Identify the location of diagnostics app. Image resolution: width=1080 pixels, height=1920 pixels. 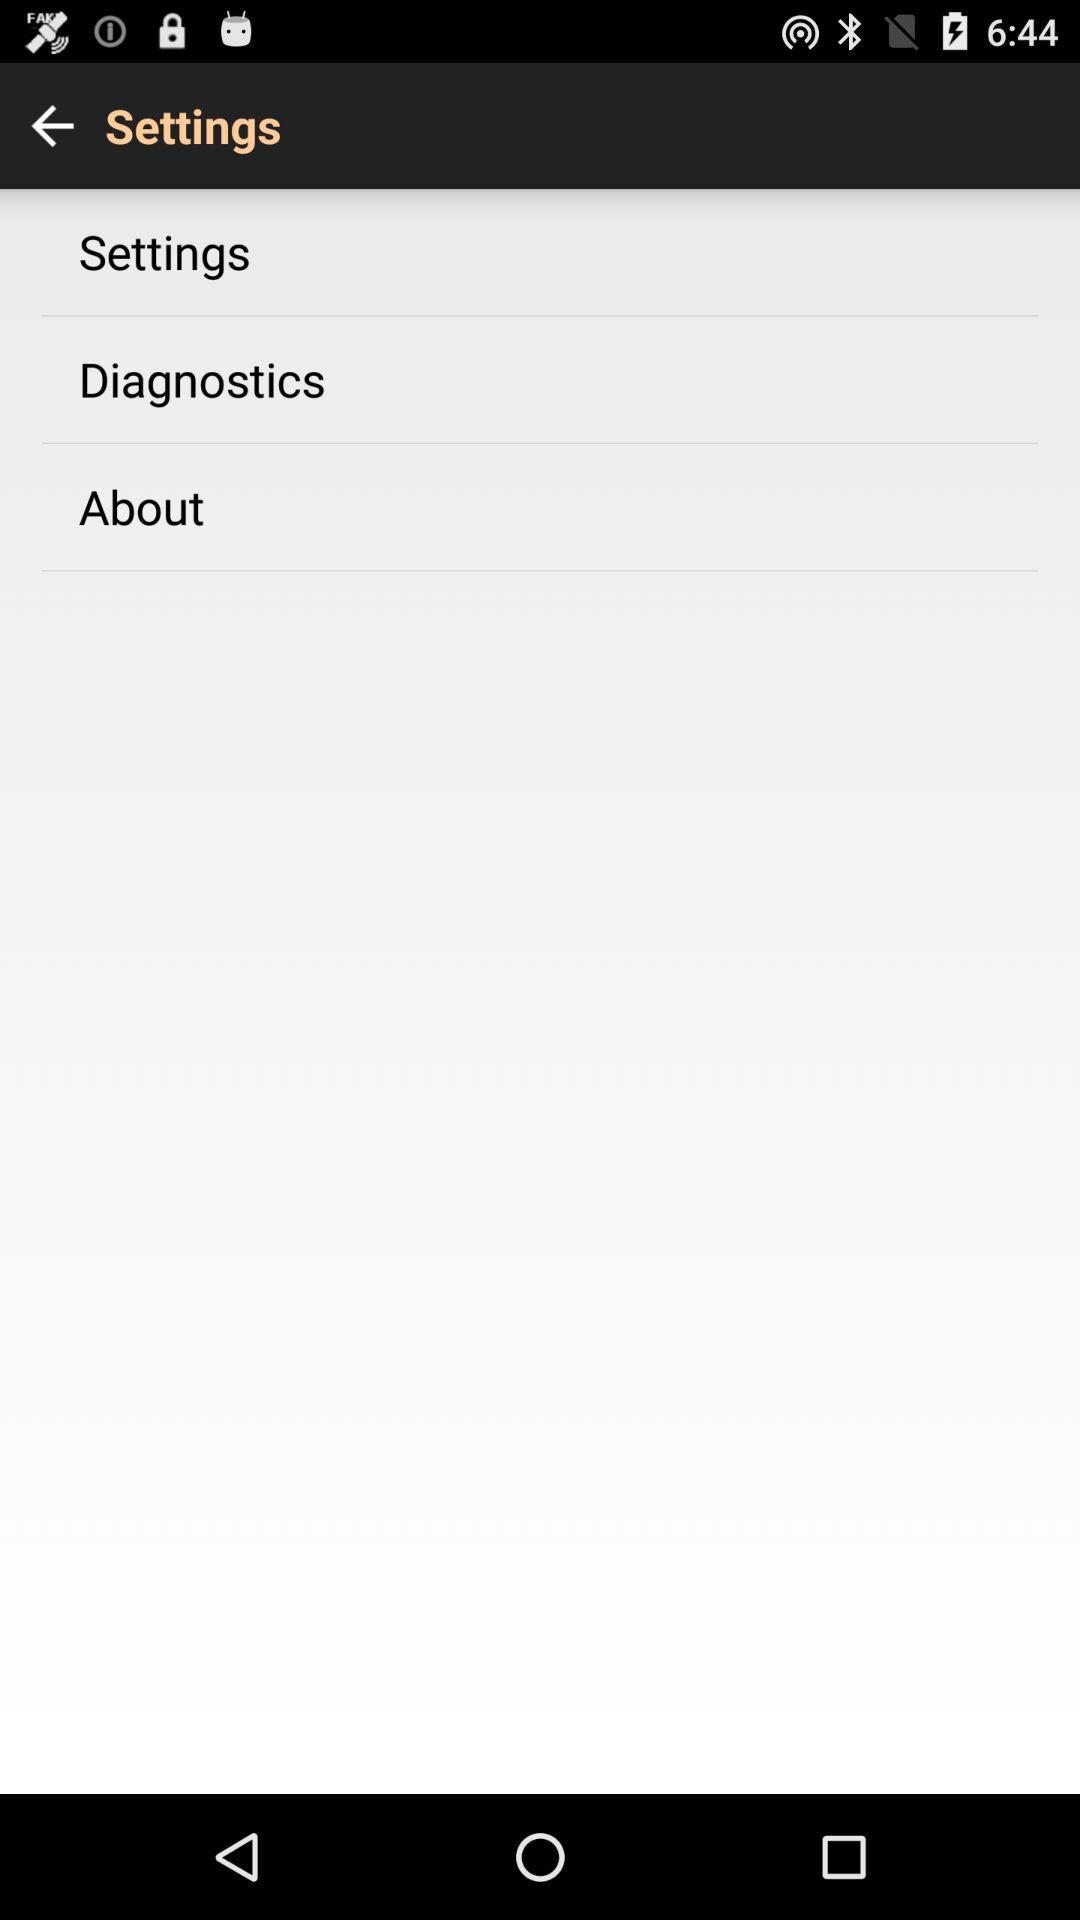
(202, 379).